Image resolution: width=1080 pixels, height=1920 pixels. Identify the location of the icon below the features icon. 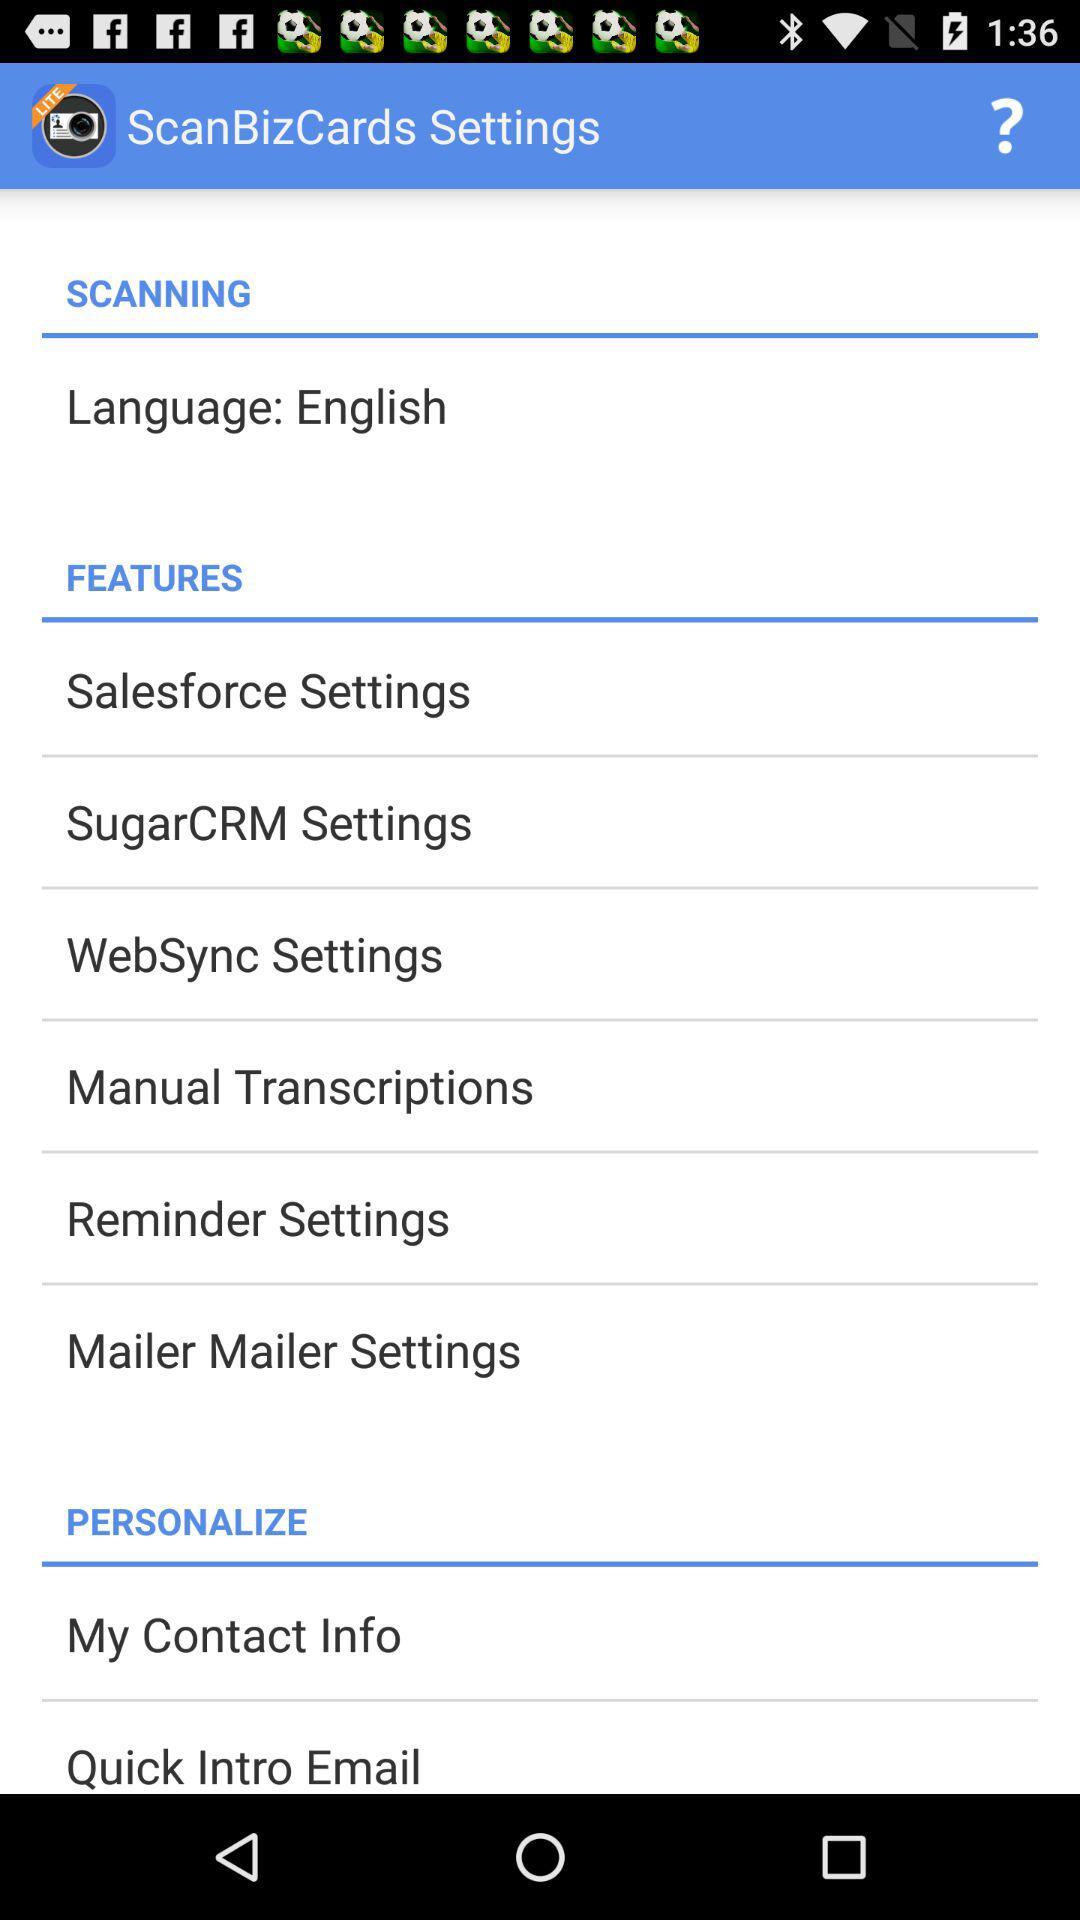
(540, 618).